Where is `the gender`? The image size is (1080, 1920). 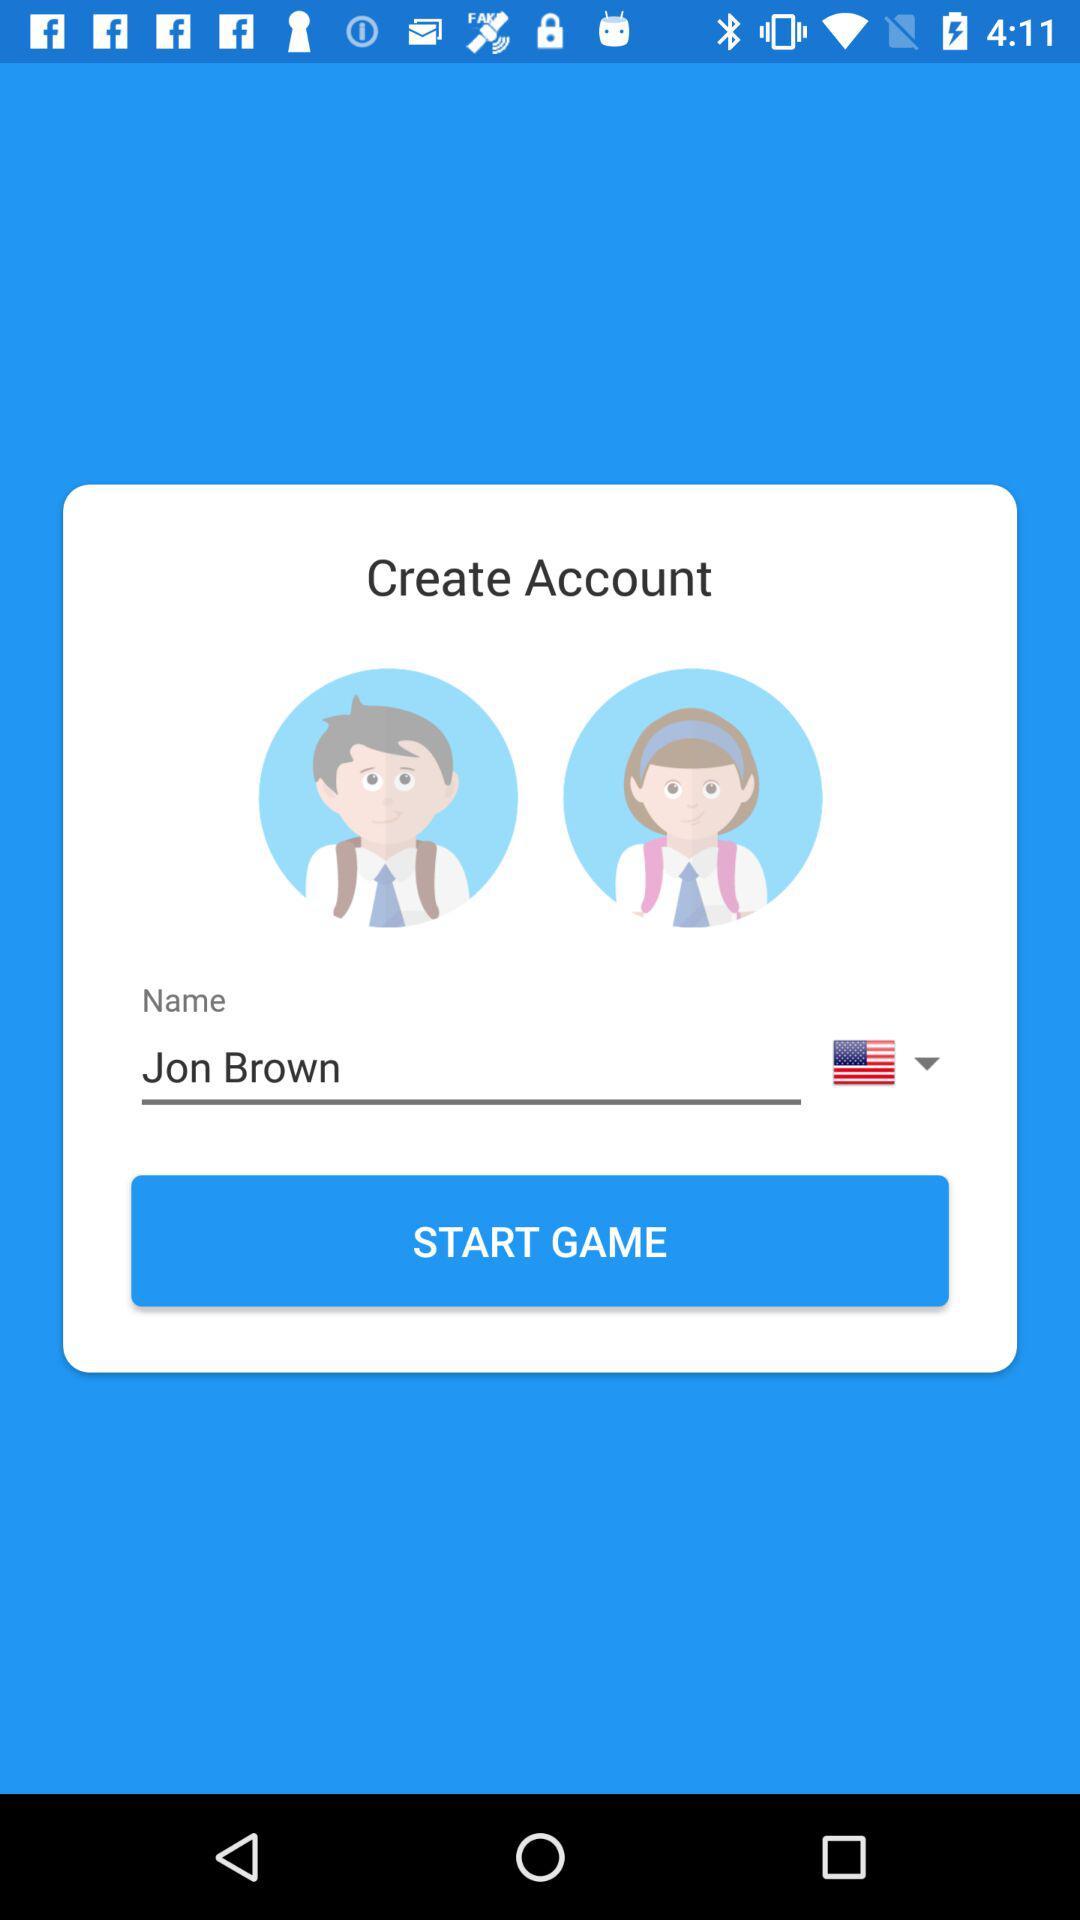
the gender is located at coordinates (387, 797).